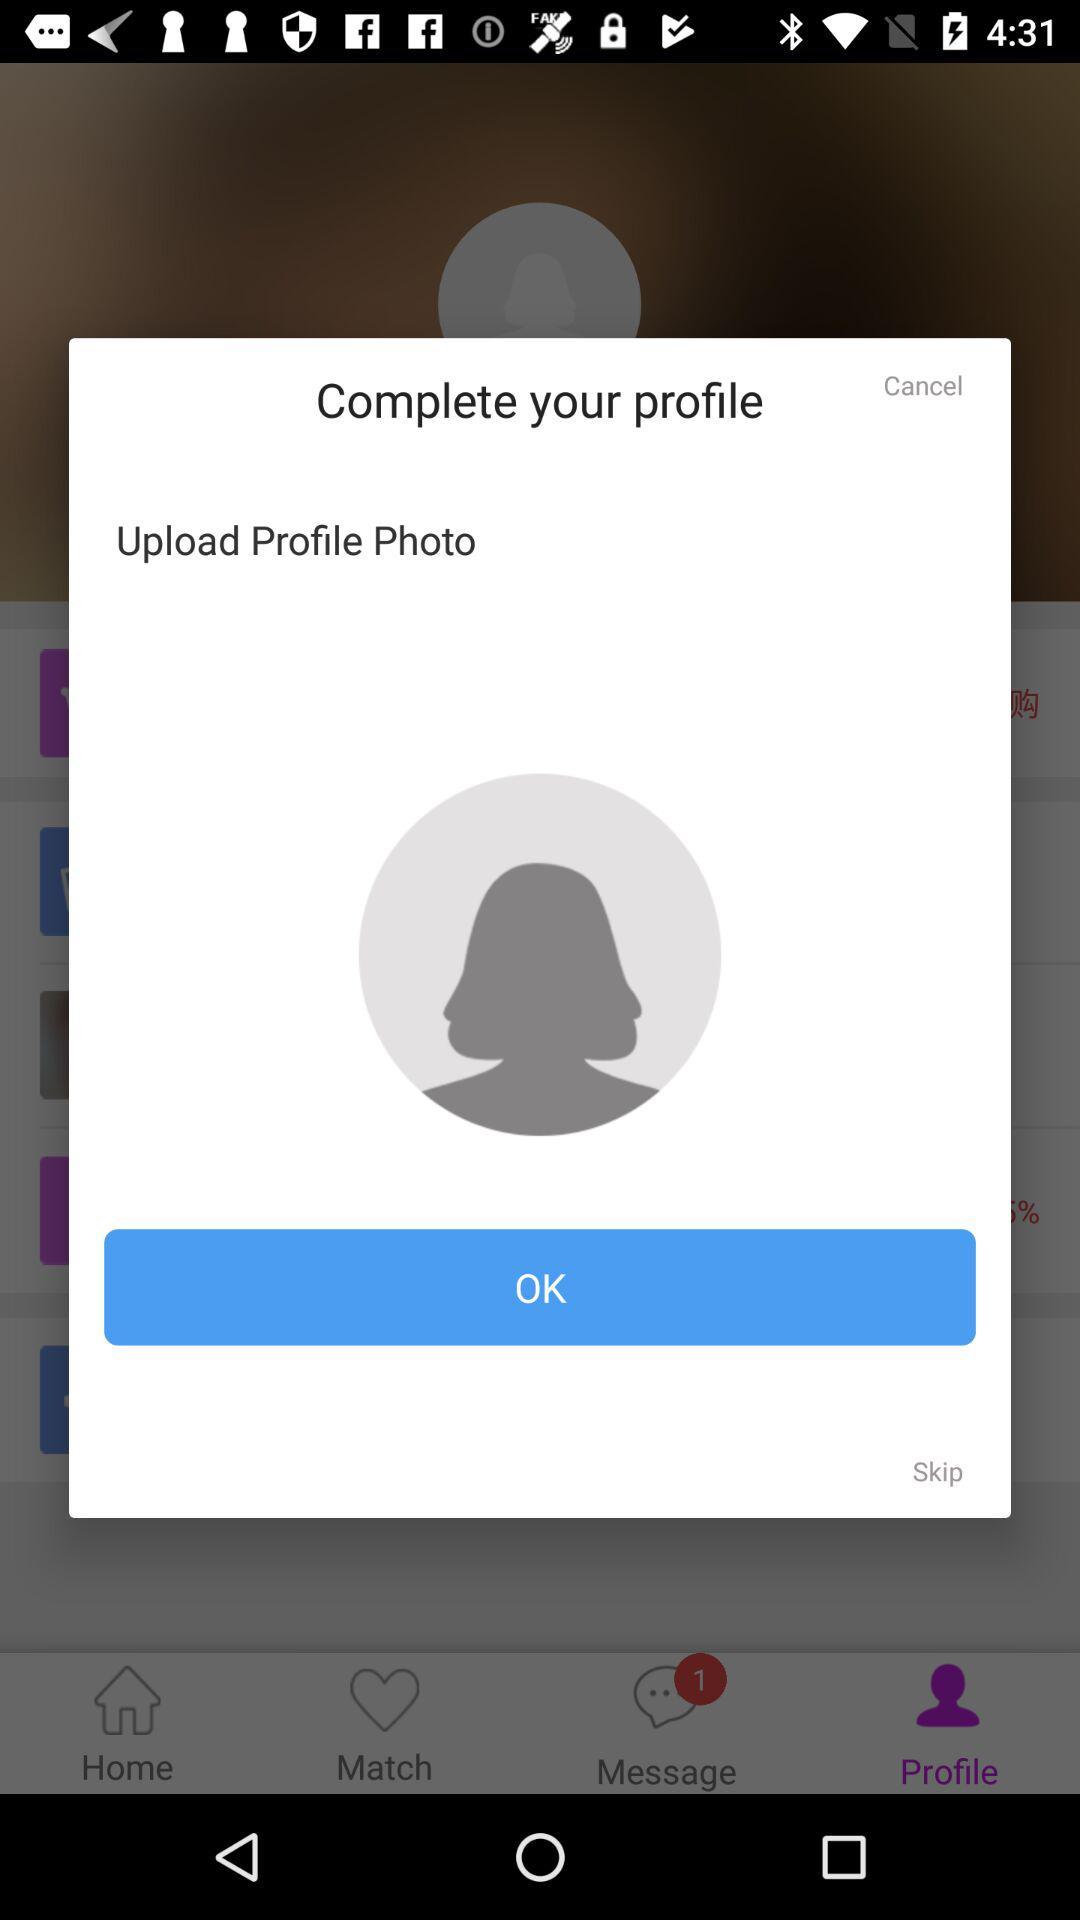  Describe the element at coordinates (540, 1287) in the screenshot. I see `ok icon` at that location.